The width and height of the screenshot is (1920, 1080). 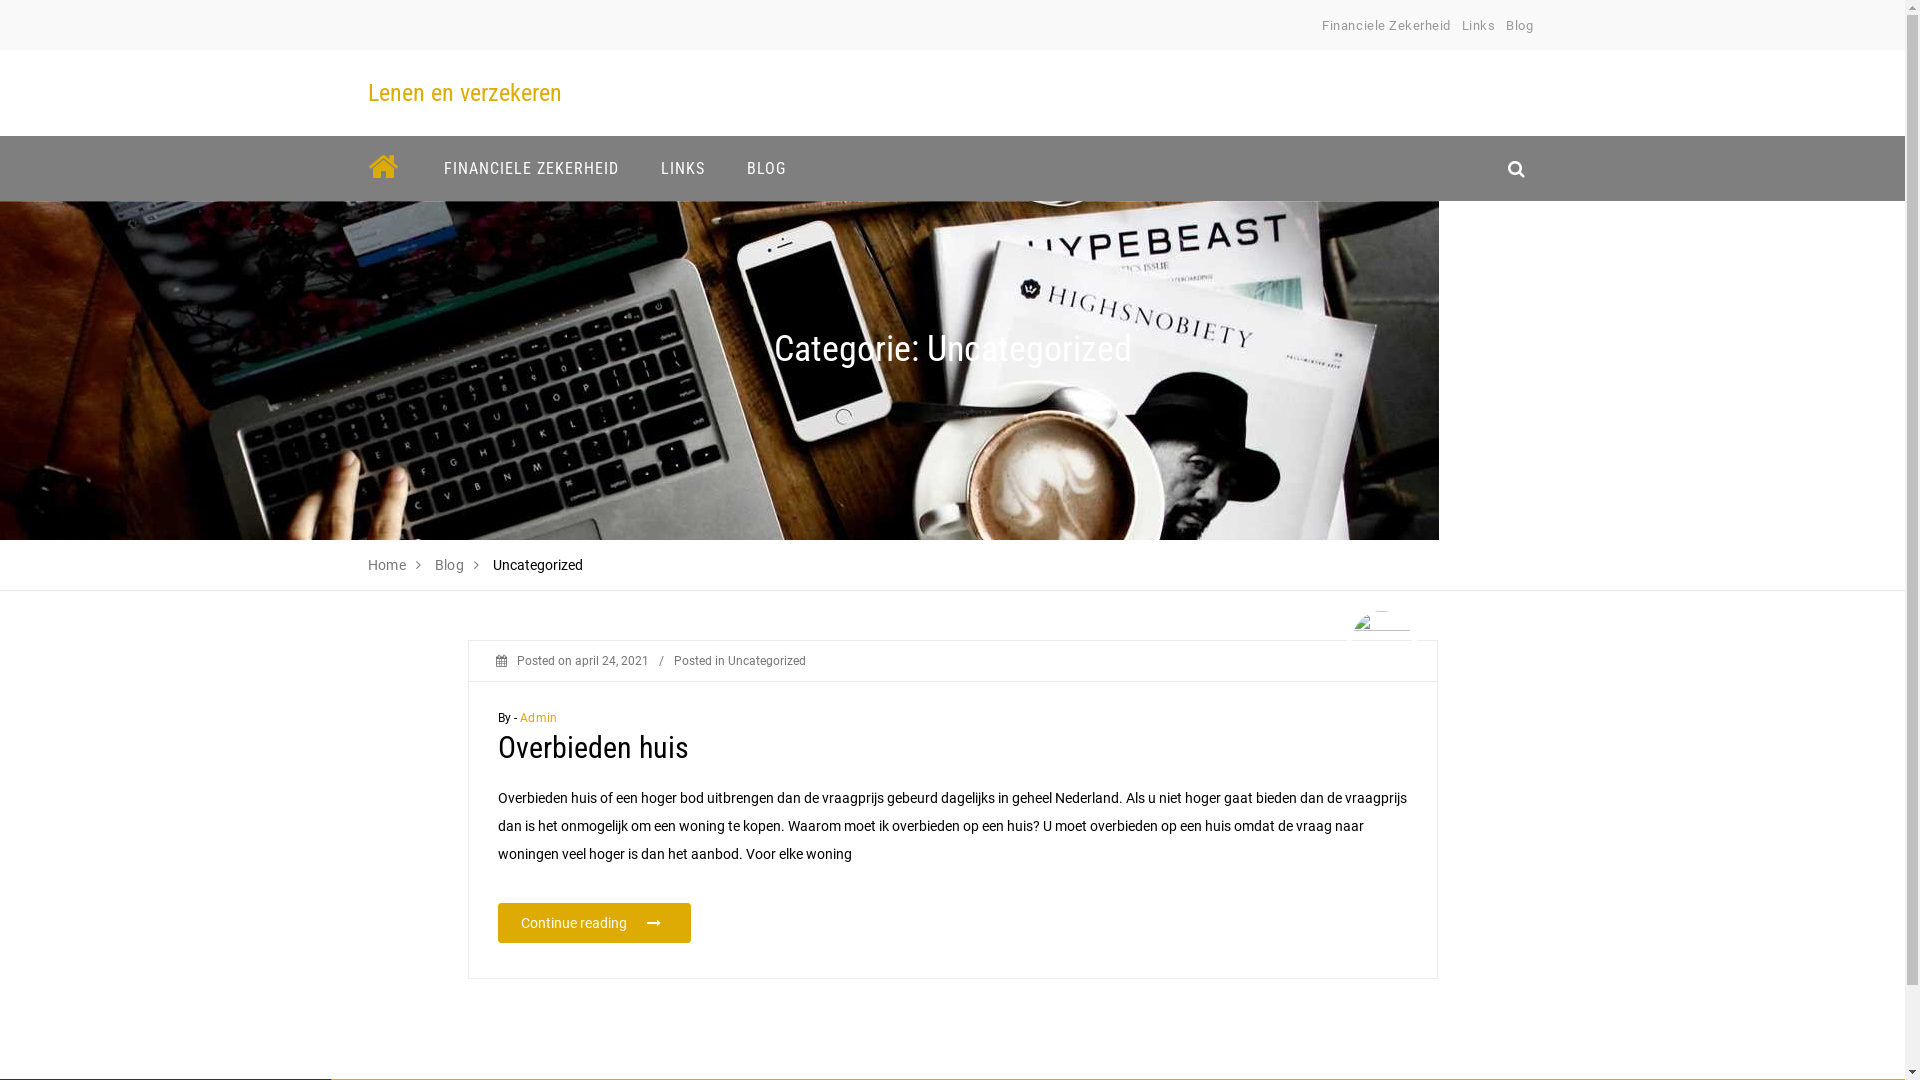 What do you see at coordinates (1515, 167) in the screenshot?
I see `'search_icon'` at bounding box center [1515, 167].